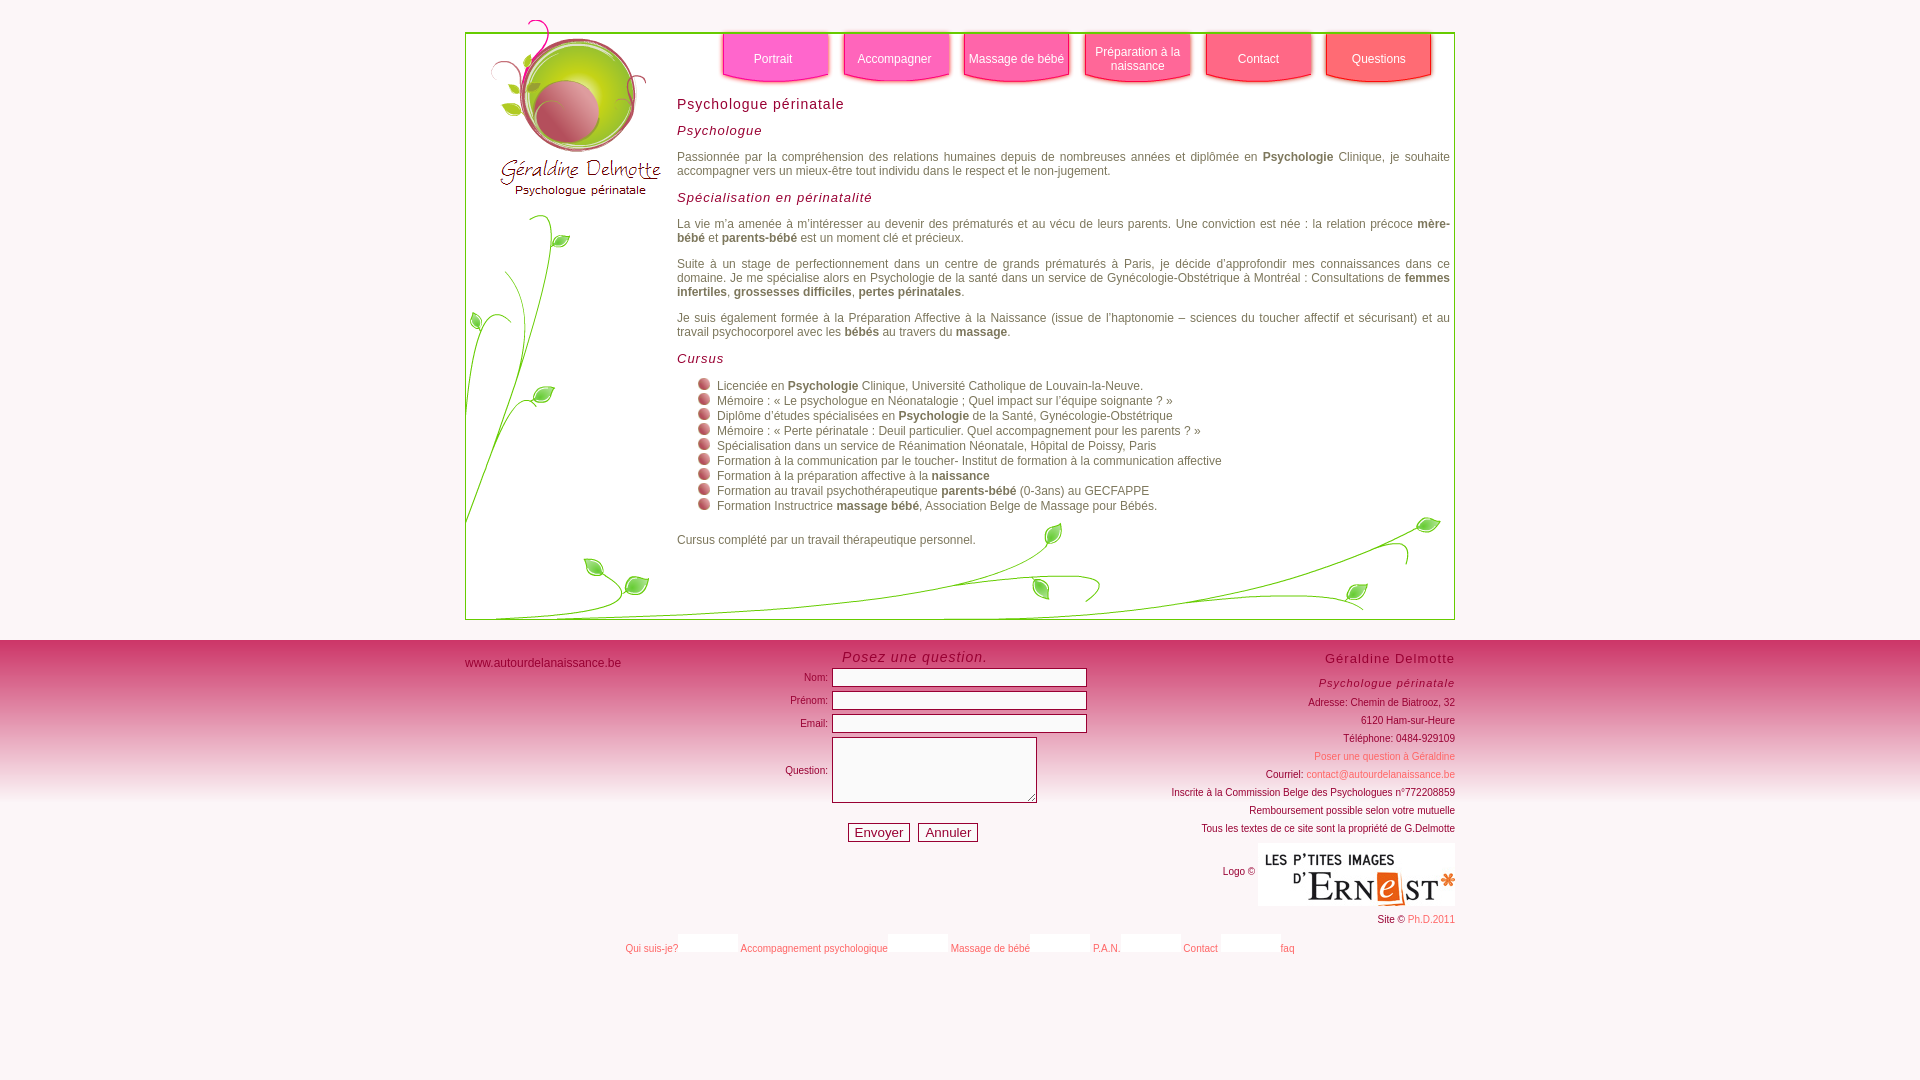 This screenshot has height=1080, width=1920. What do you see at coordinates (1377, 57) in the screenshot?
I see `'Questions'` at bounding box center [1377, 57].